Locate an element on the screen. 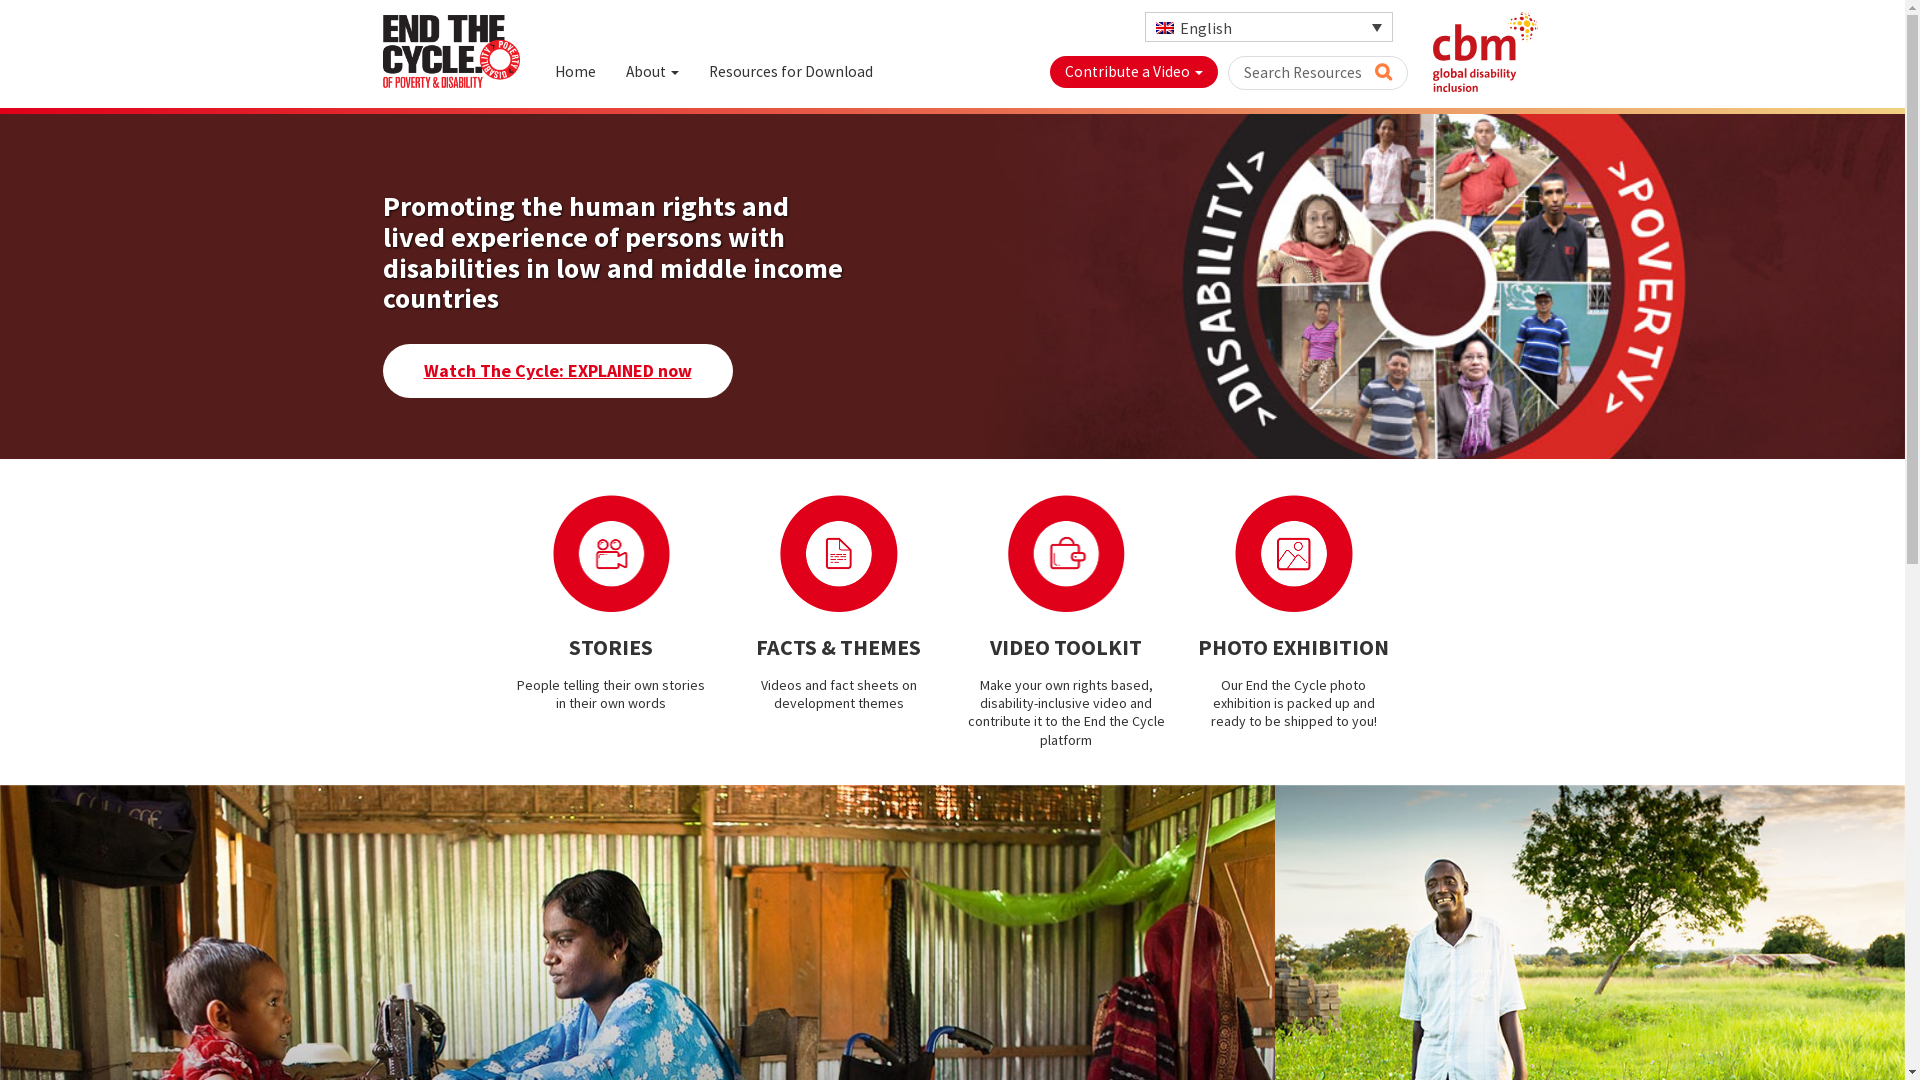  'English' is located at coordinates (1143, 27).